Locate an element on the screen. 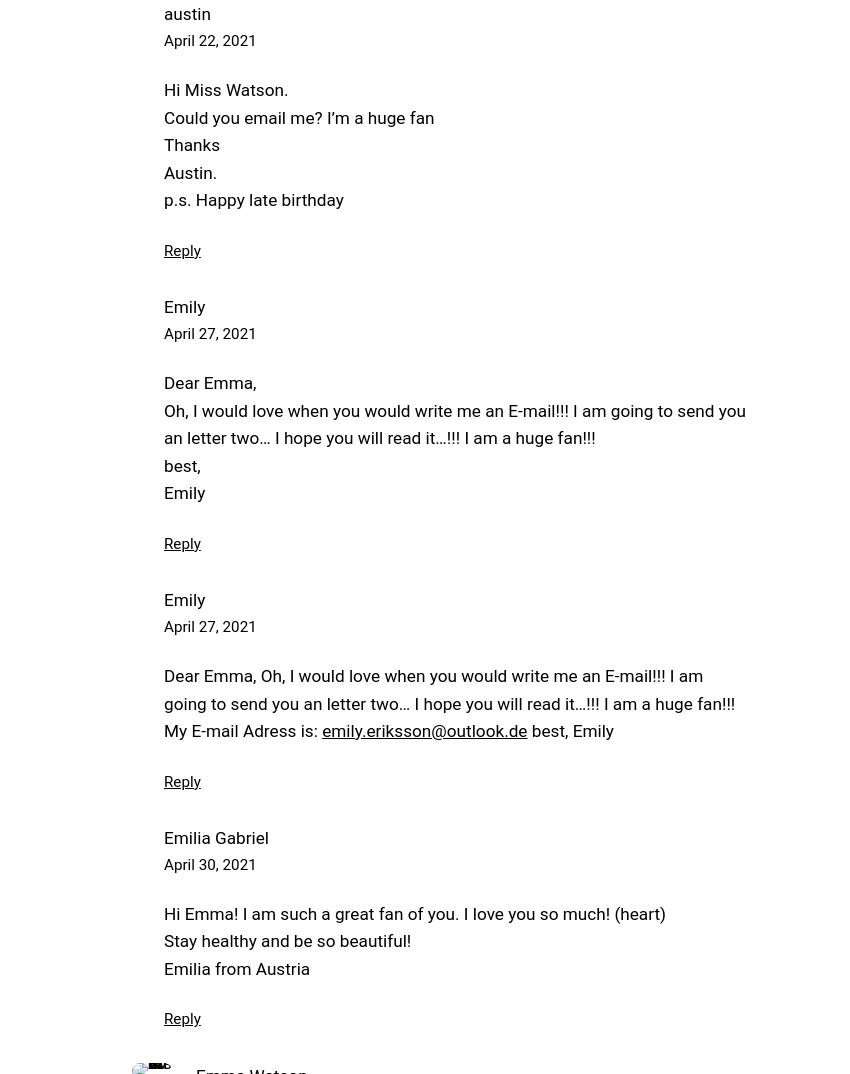 Image resolution: width=850 pixels, height=1074 pixels. 'Could you email me? I’m a huge fan' is located at coordinates (163, 115).